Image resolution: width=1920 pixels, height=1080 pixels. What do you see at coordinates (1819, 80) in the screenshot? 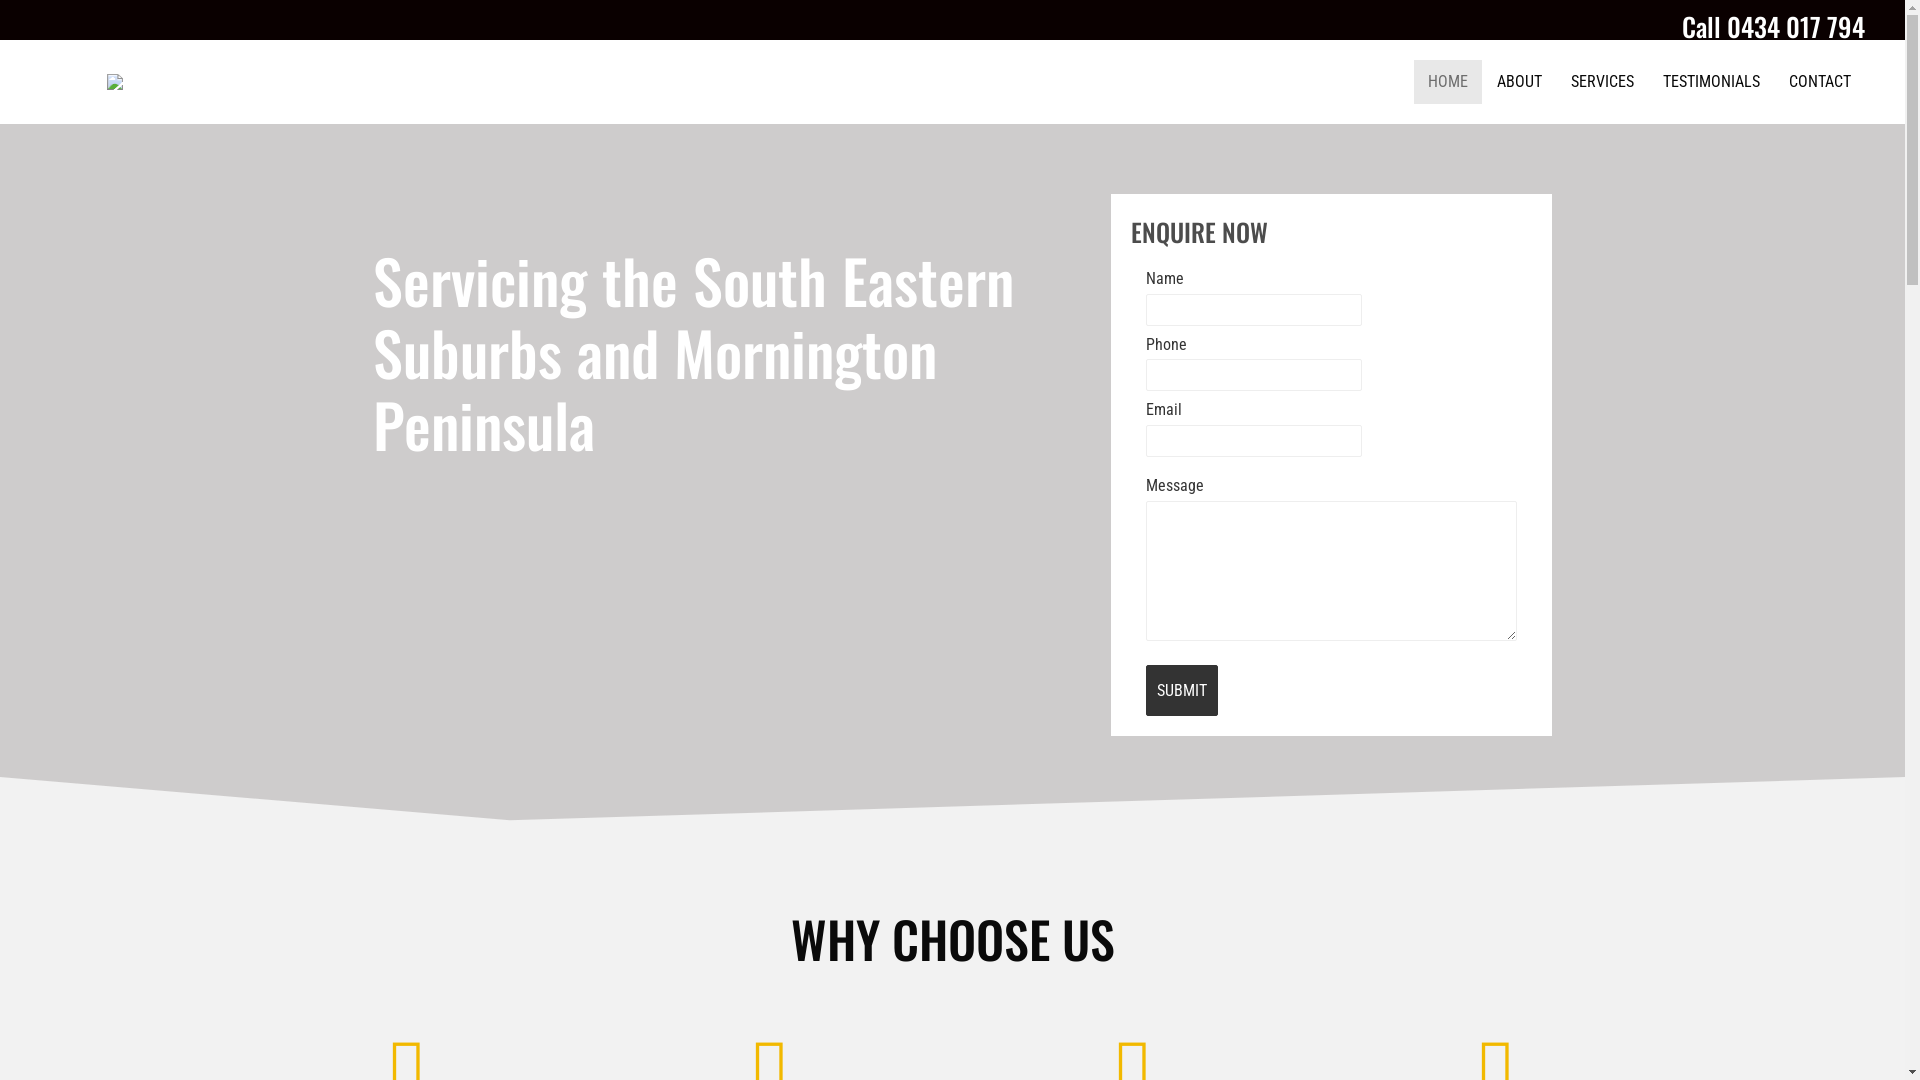
I see `'CONTACT'` at bounding box center [1819, 80].